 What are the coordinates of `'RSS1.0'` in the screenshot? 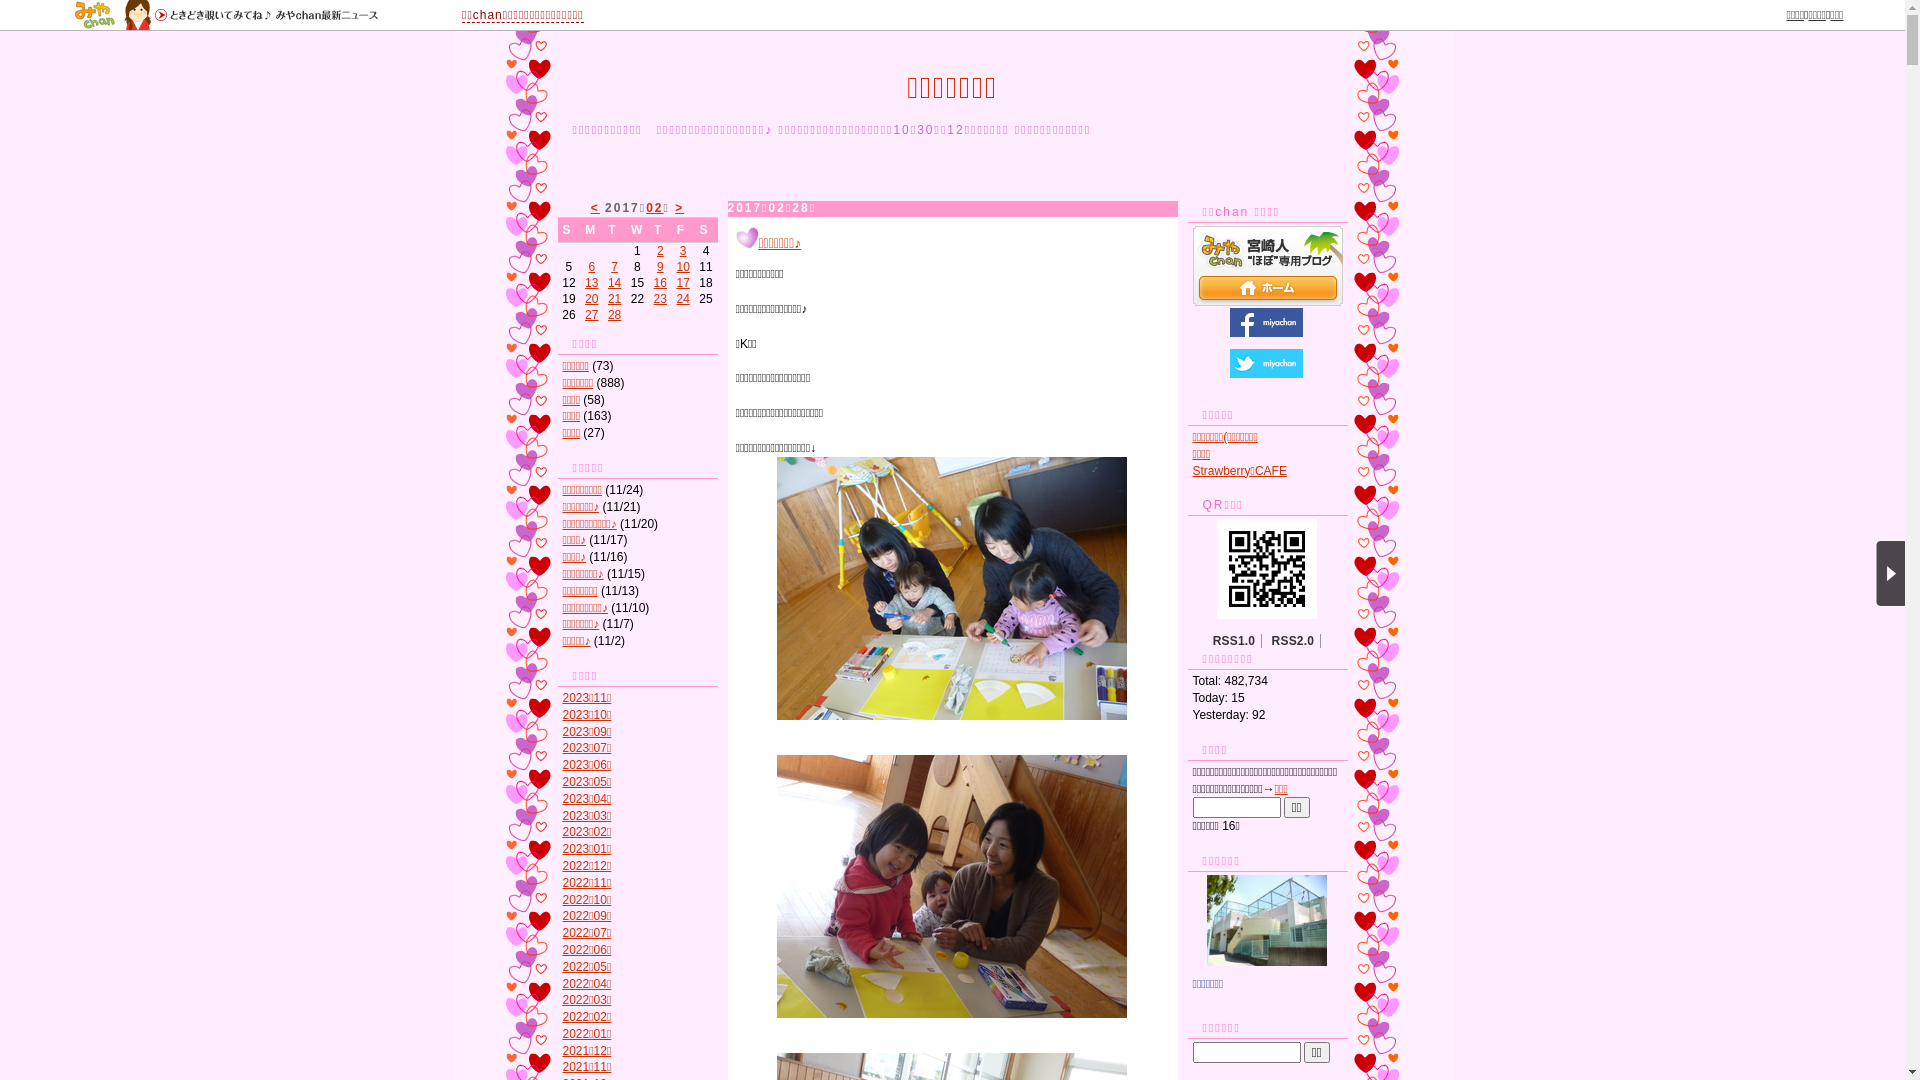 It's located at (1233, 640).